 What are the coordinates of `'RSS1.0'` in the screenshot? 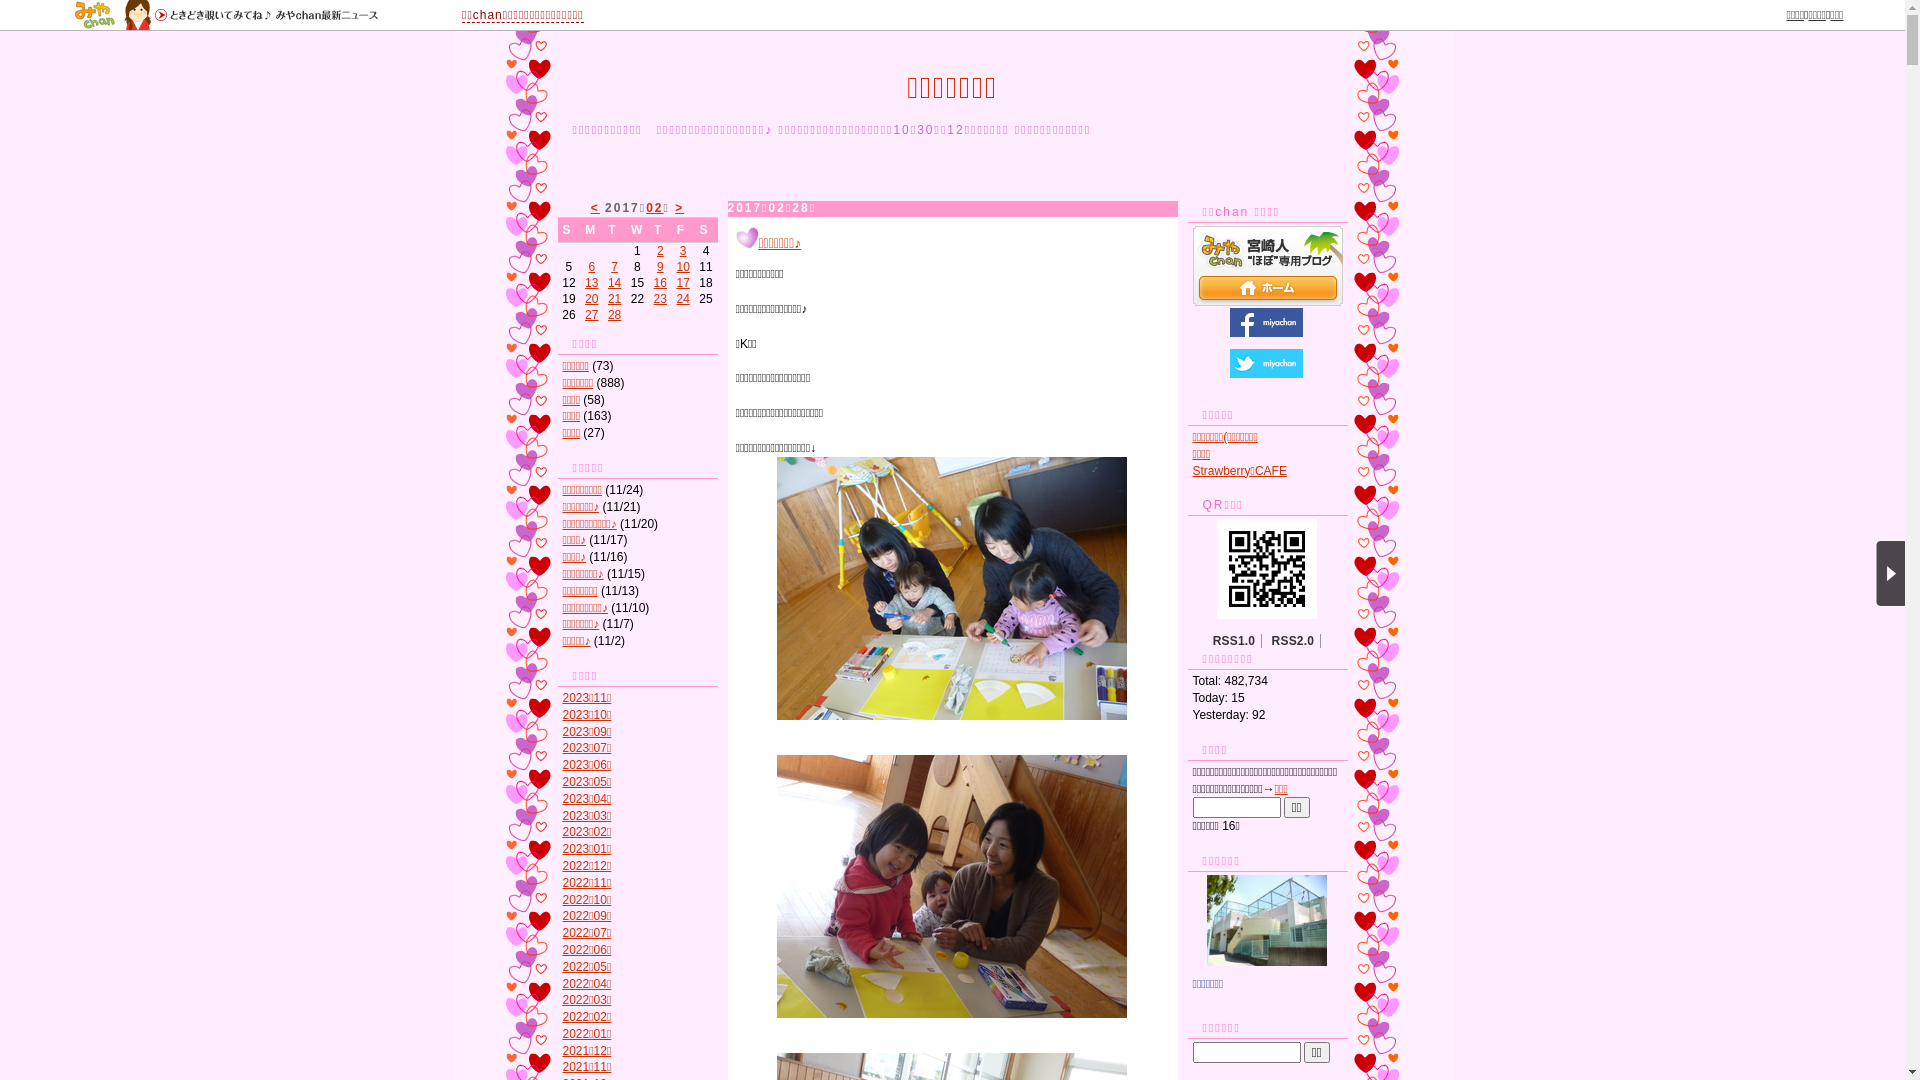 It's located at (1233, 640).